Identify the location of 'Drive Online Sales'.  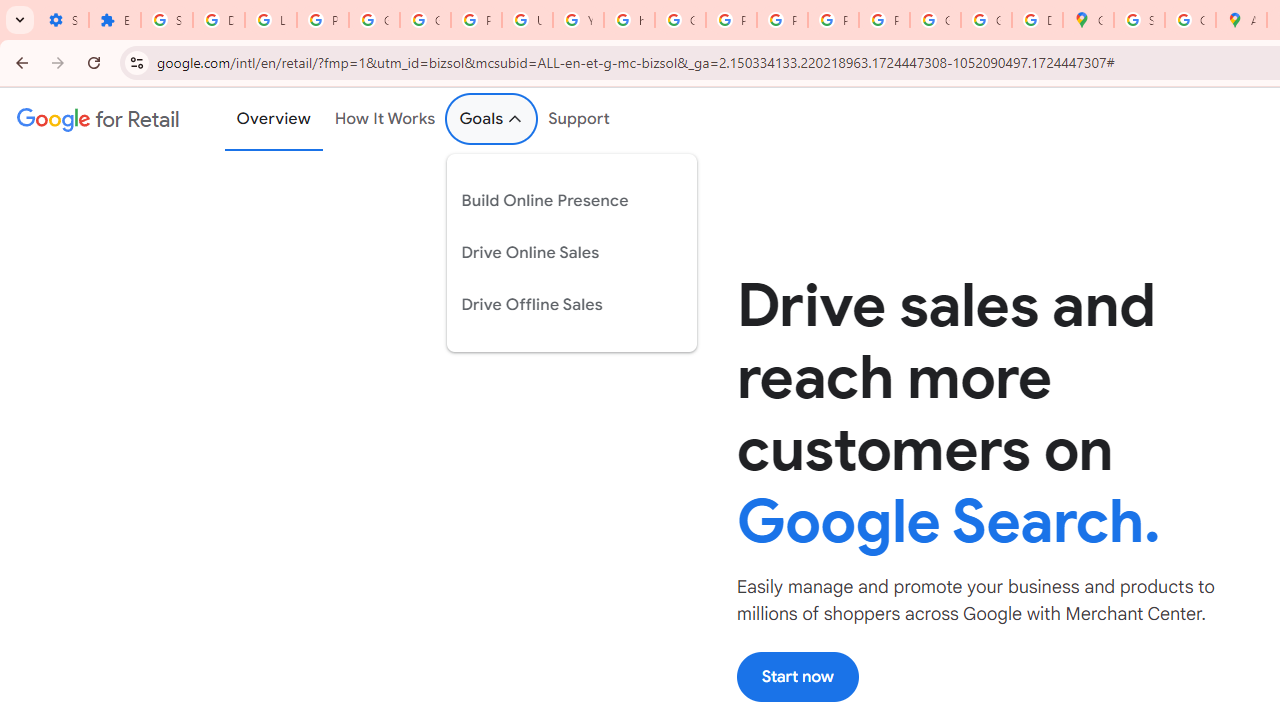
(556, 251).